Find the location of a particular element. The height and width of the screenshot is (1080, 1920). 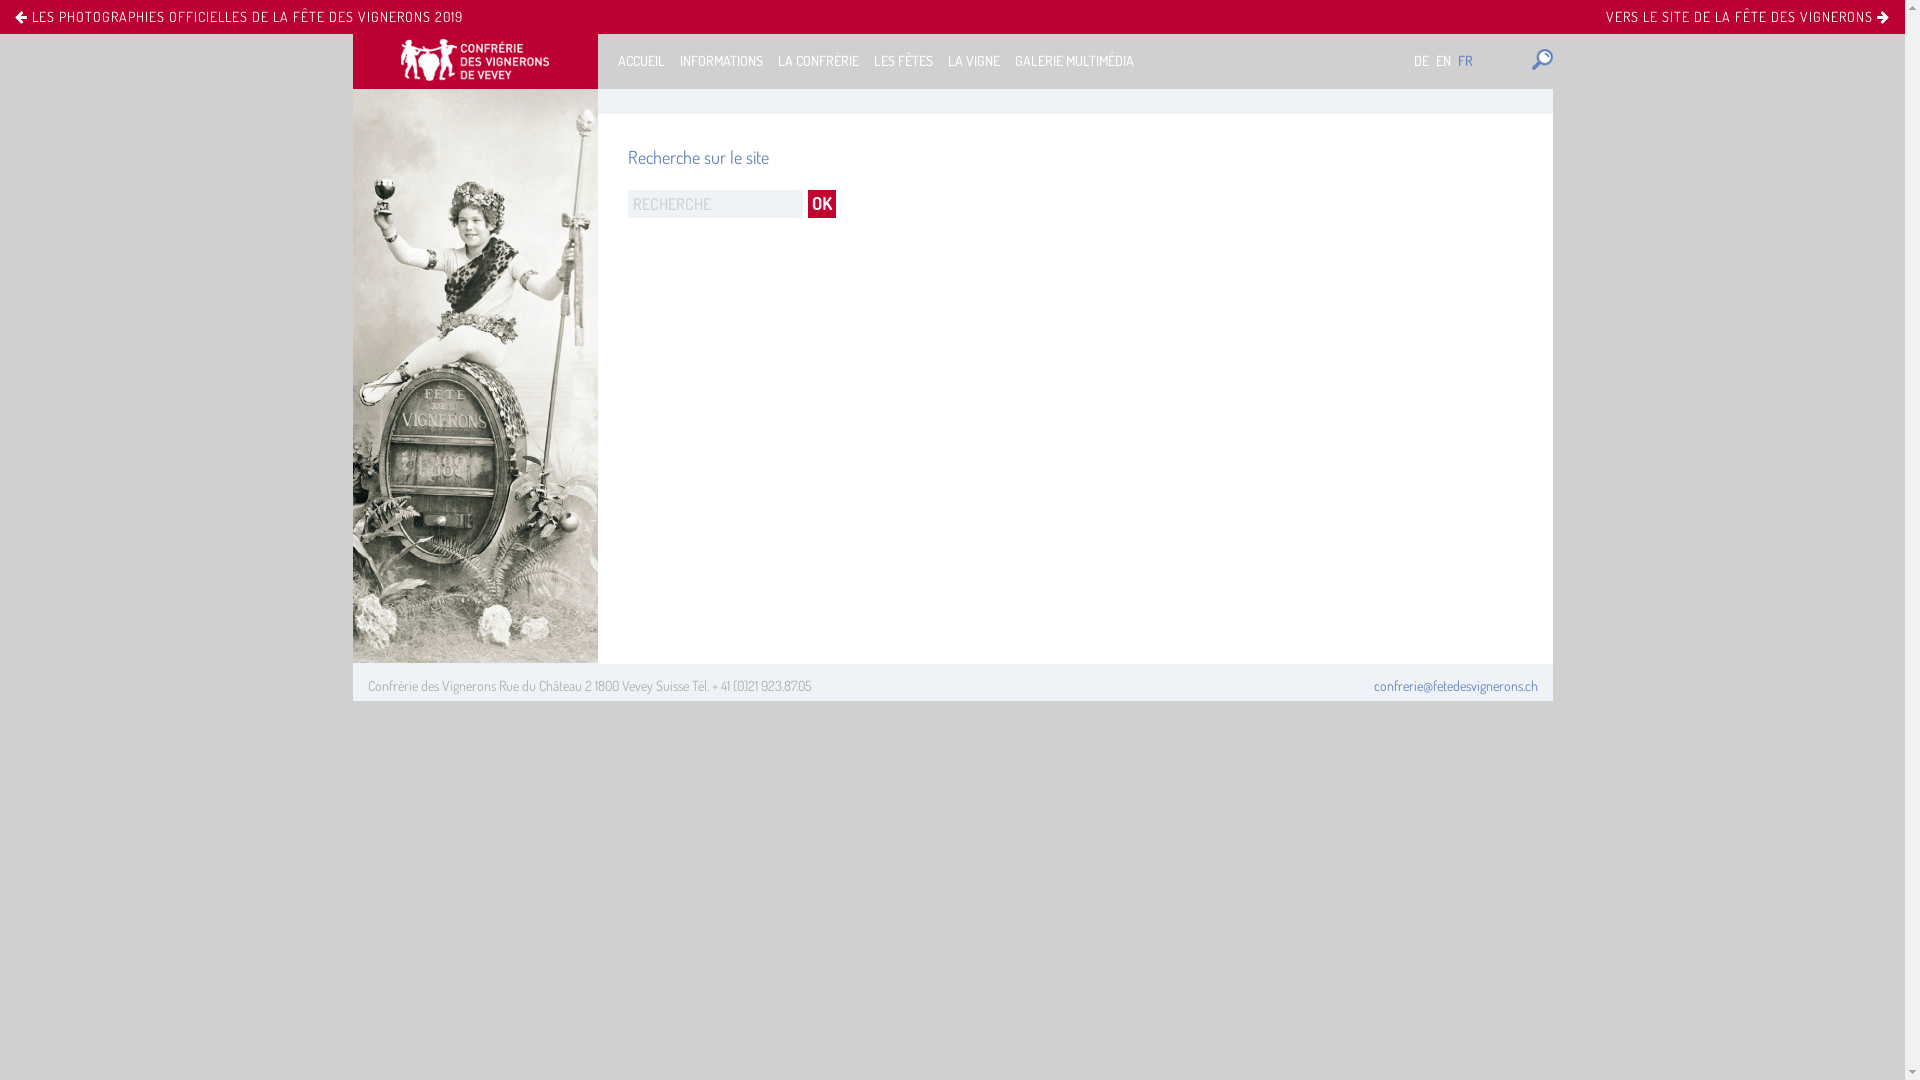

'FR' is located at coordinates (1465, 59).